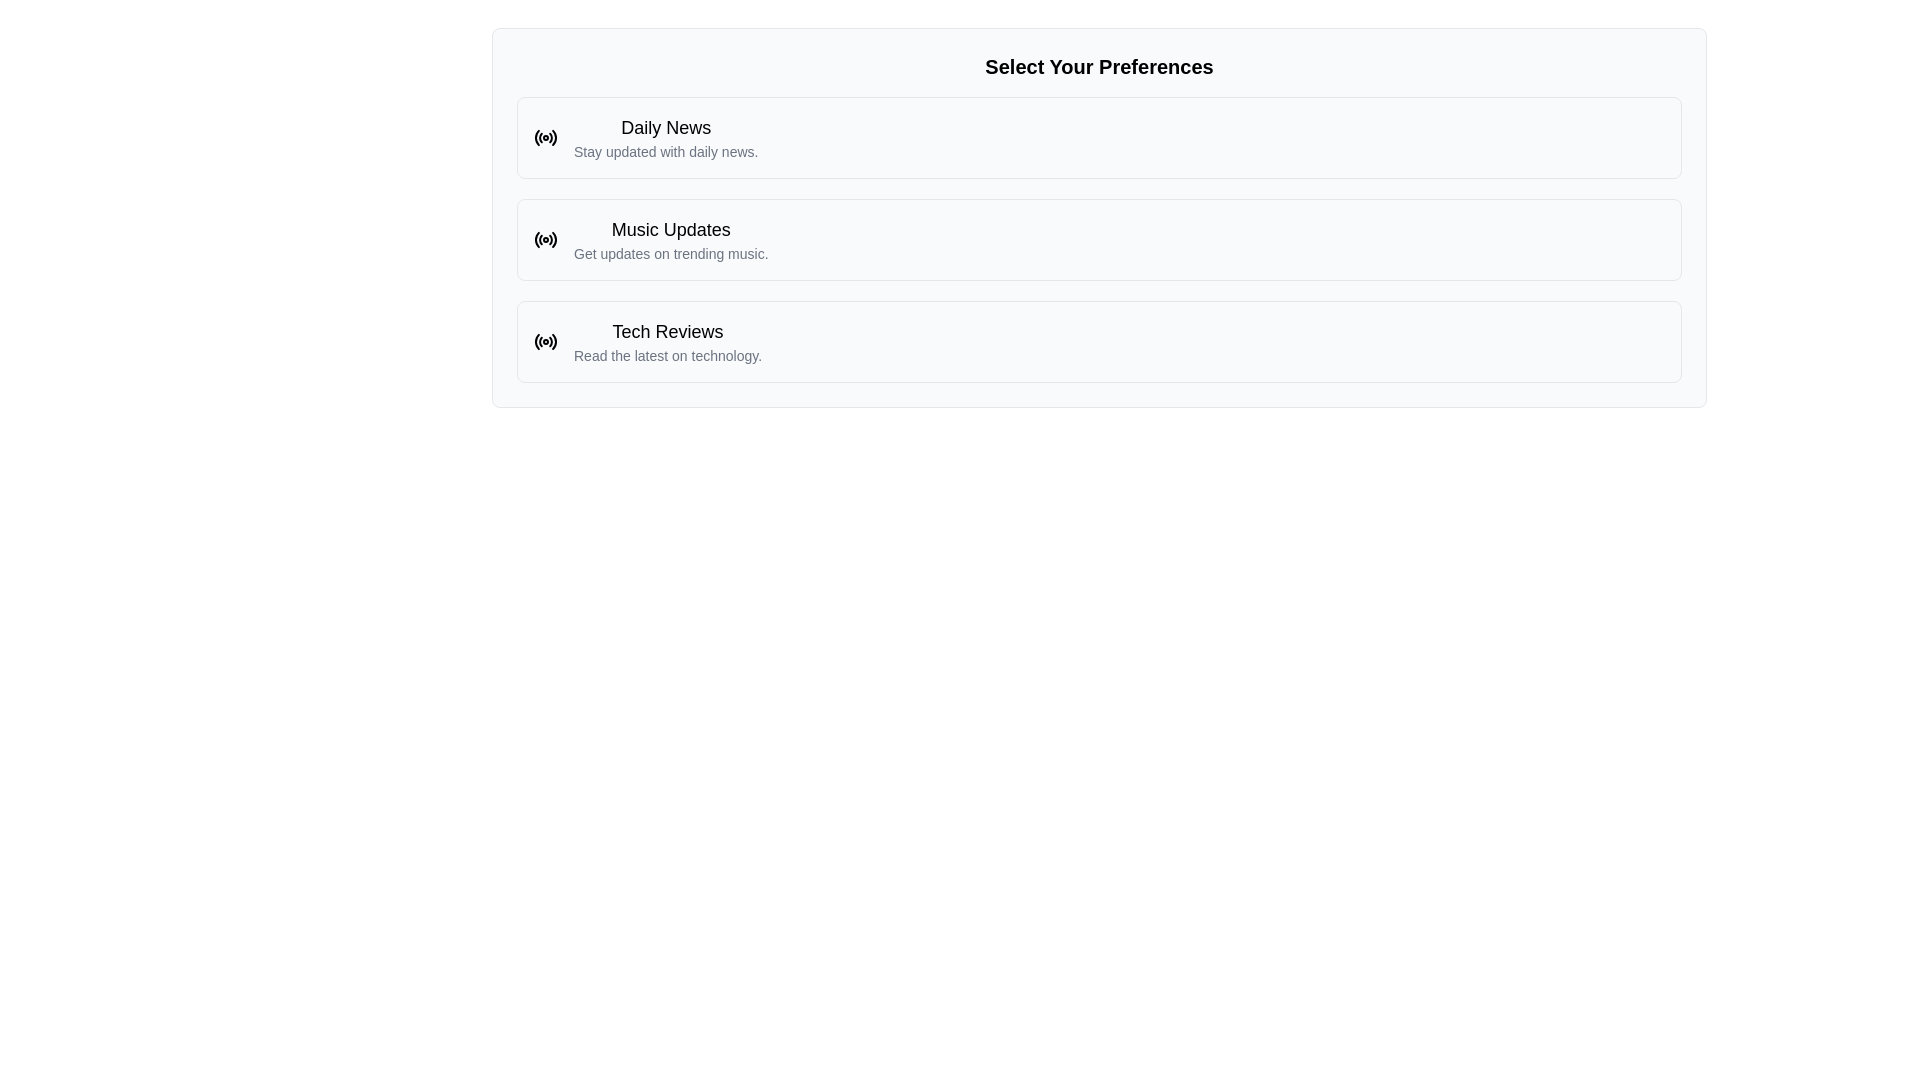 This screenshot has height=1080, width=1920. I want to click on text of the Text Header located at the top of the preference selection section, which provides guidance on user preferences, so click(1098, 65).